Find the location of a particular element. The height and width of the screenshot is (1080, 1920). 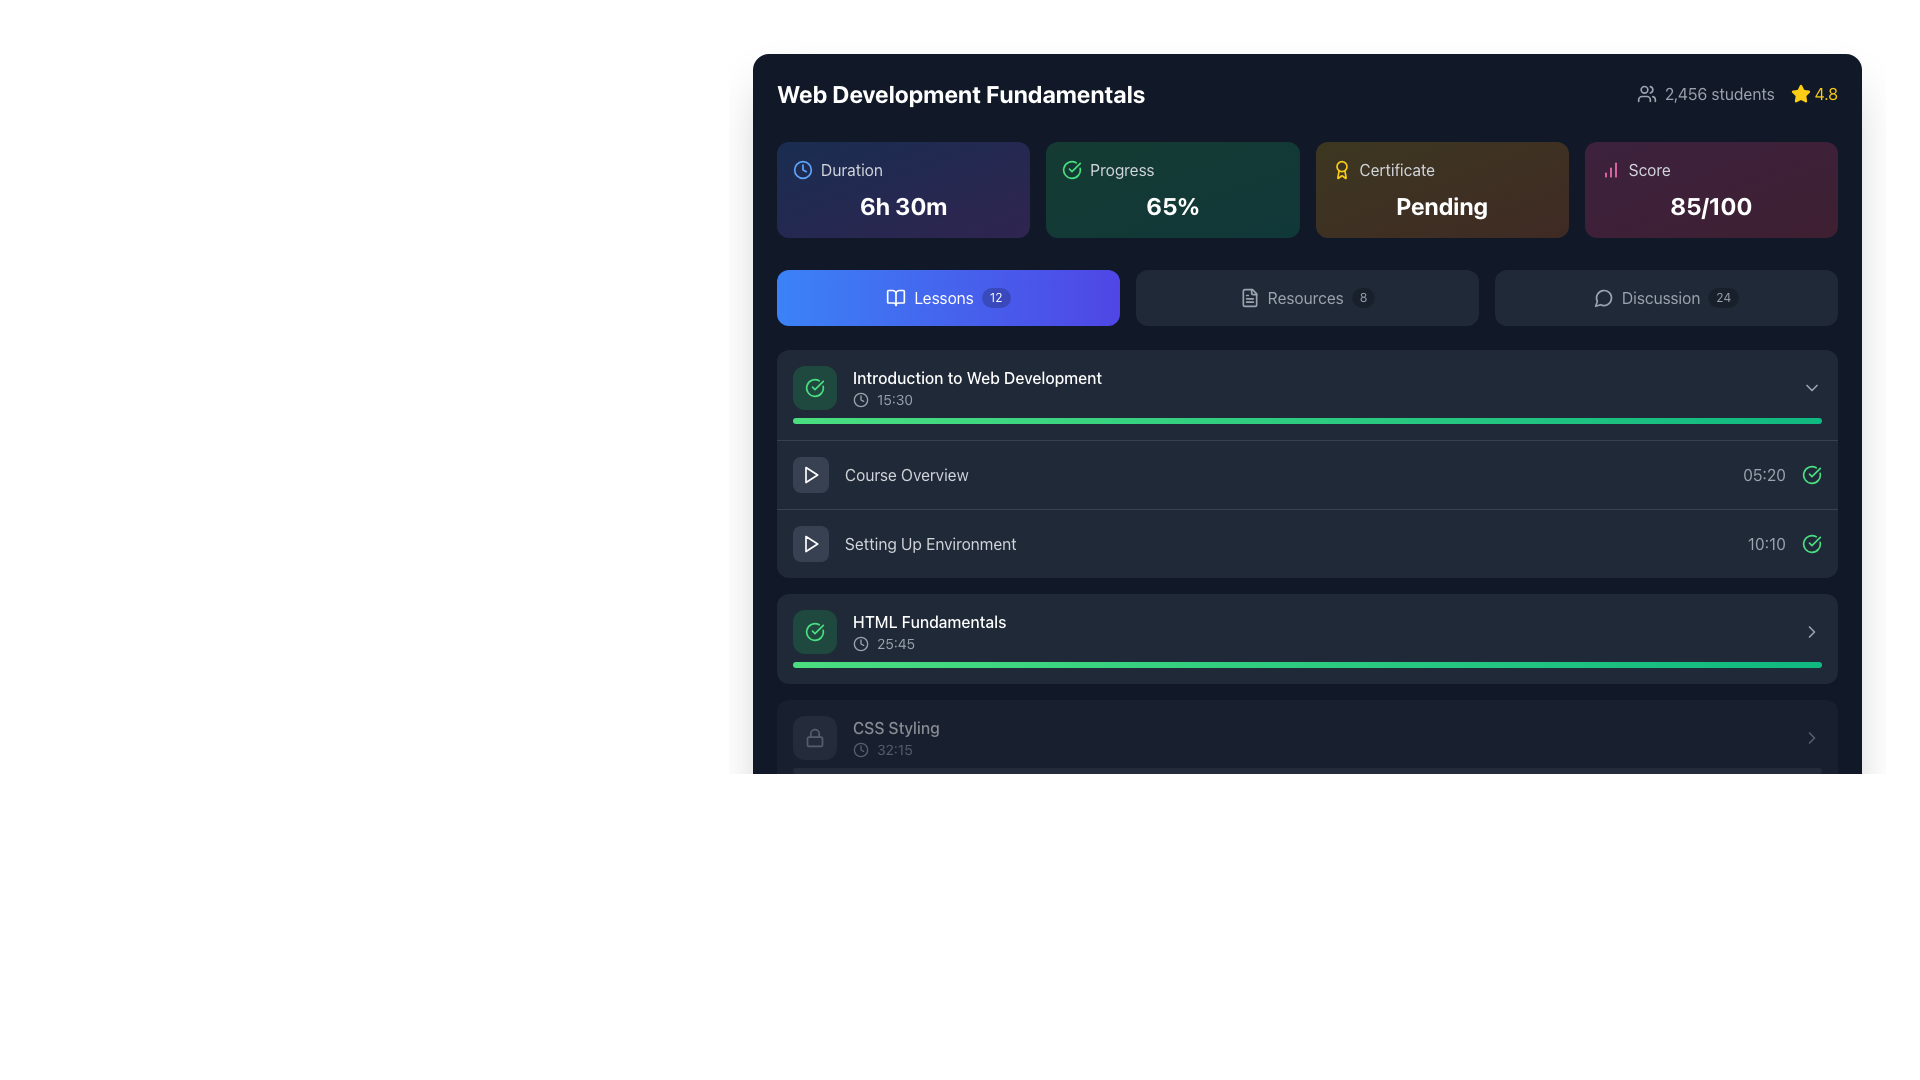

the Badge or Status Indicator located to the right of the 'Resources' text in the navigation bar, which displays a count of items or notifications is located at coordinates (1362, 297).